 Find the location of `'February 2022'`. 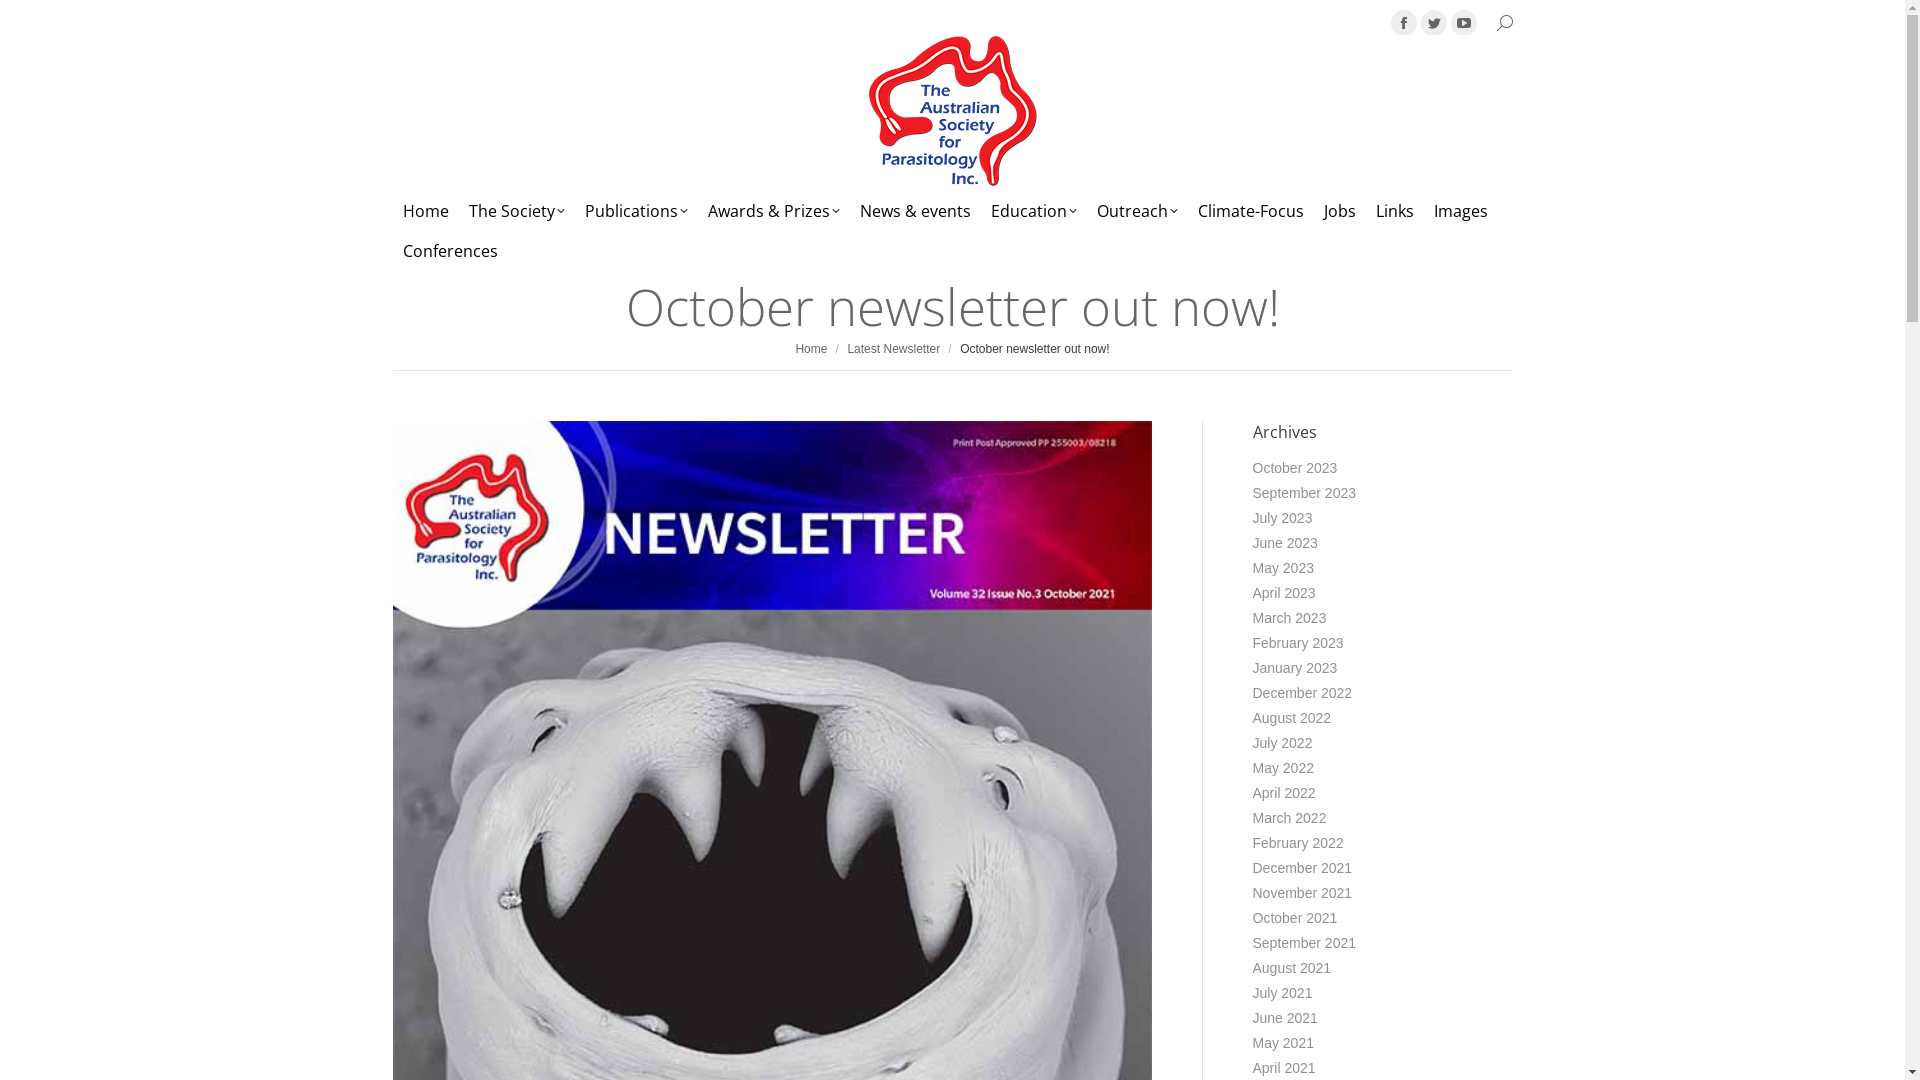

'February 2022' is located at coordinates (1297, 843).